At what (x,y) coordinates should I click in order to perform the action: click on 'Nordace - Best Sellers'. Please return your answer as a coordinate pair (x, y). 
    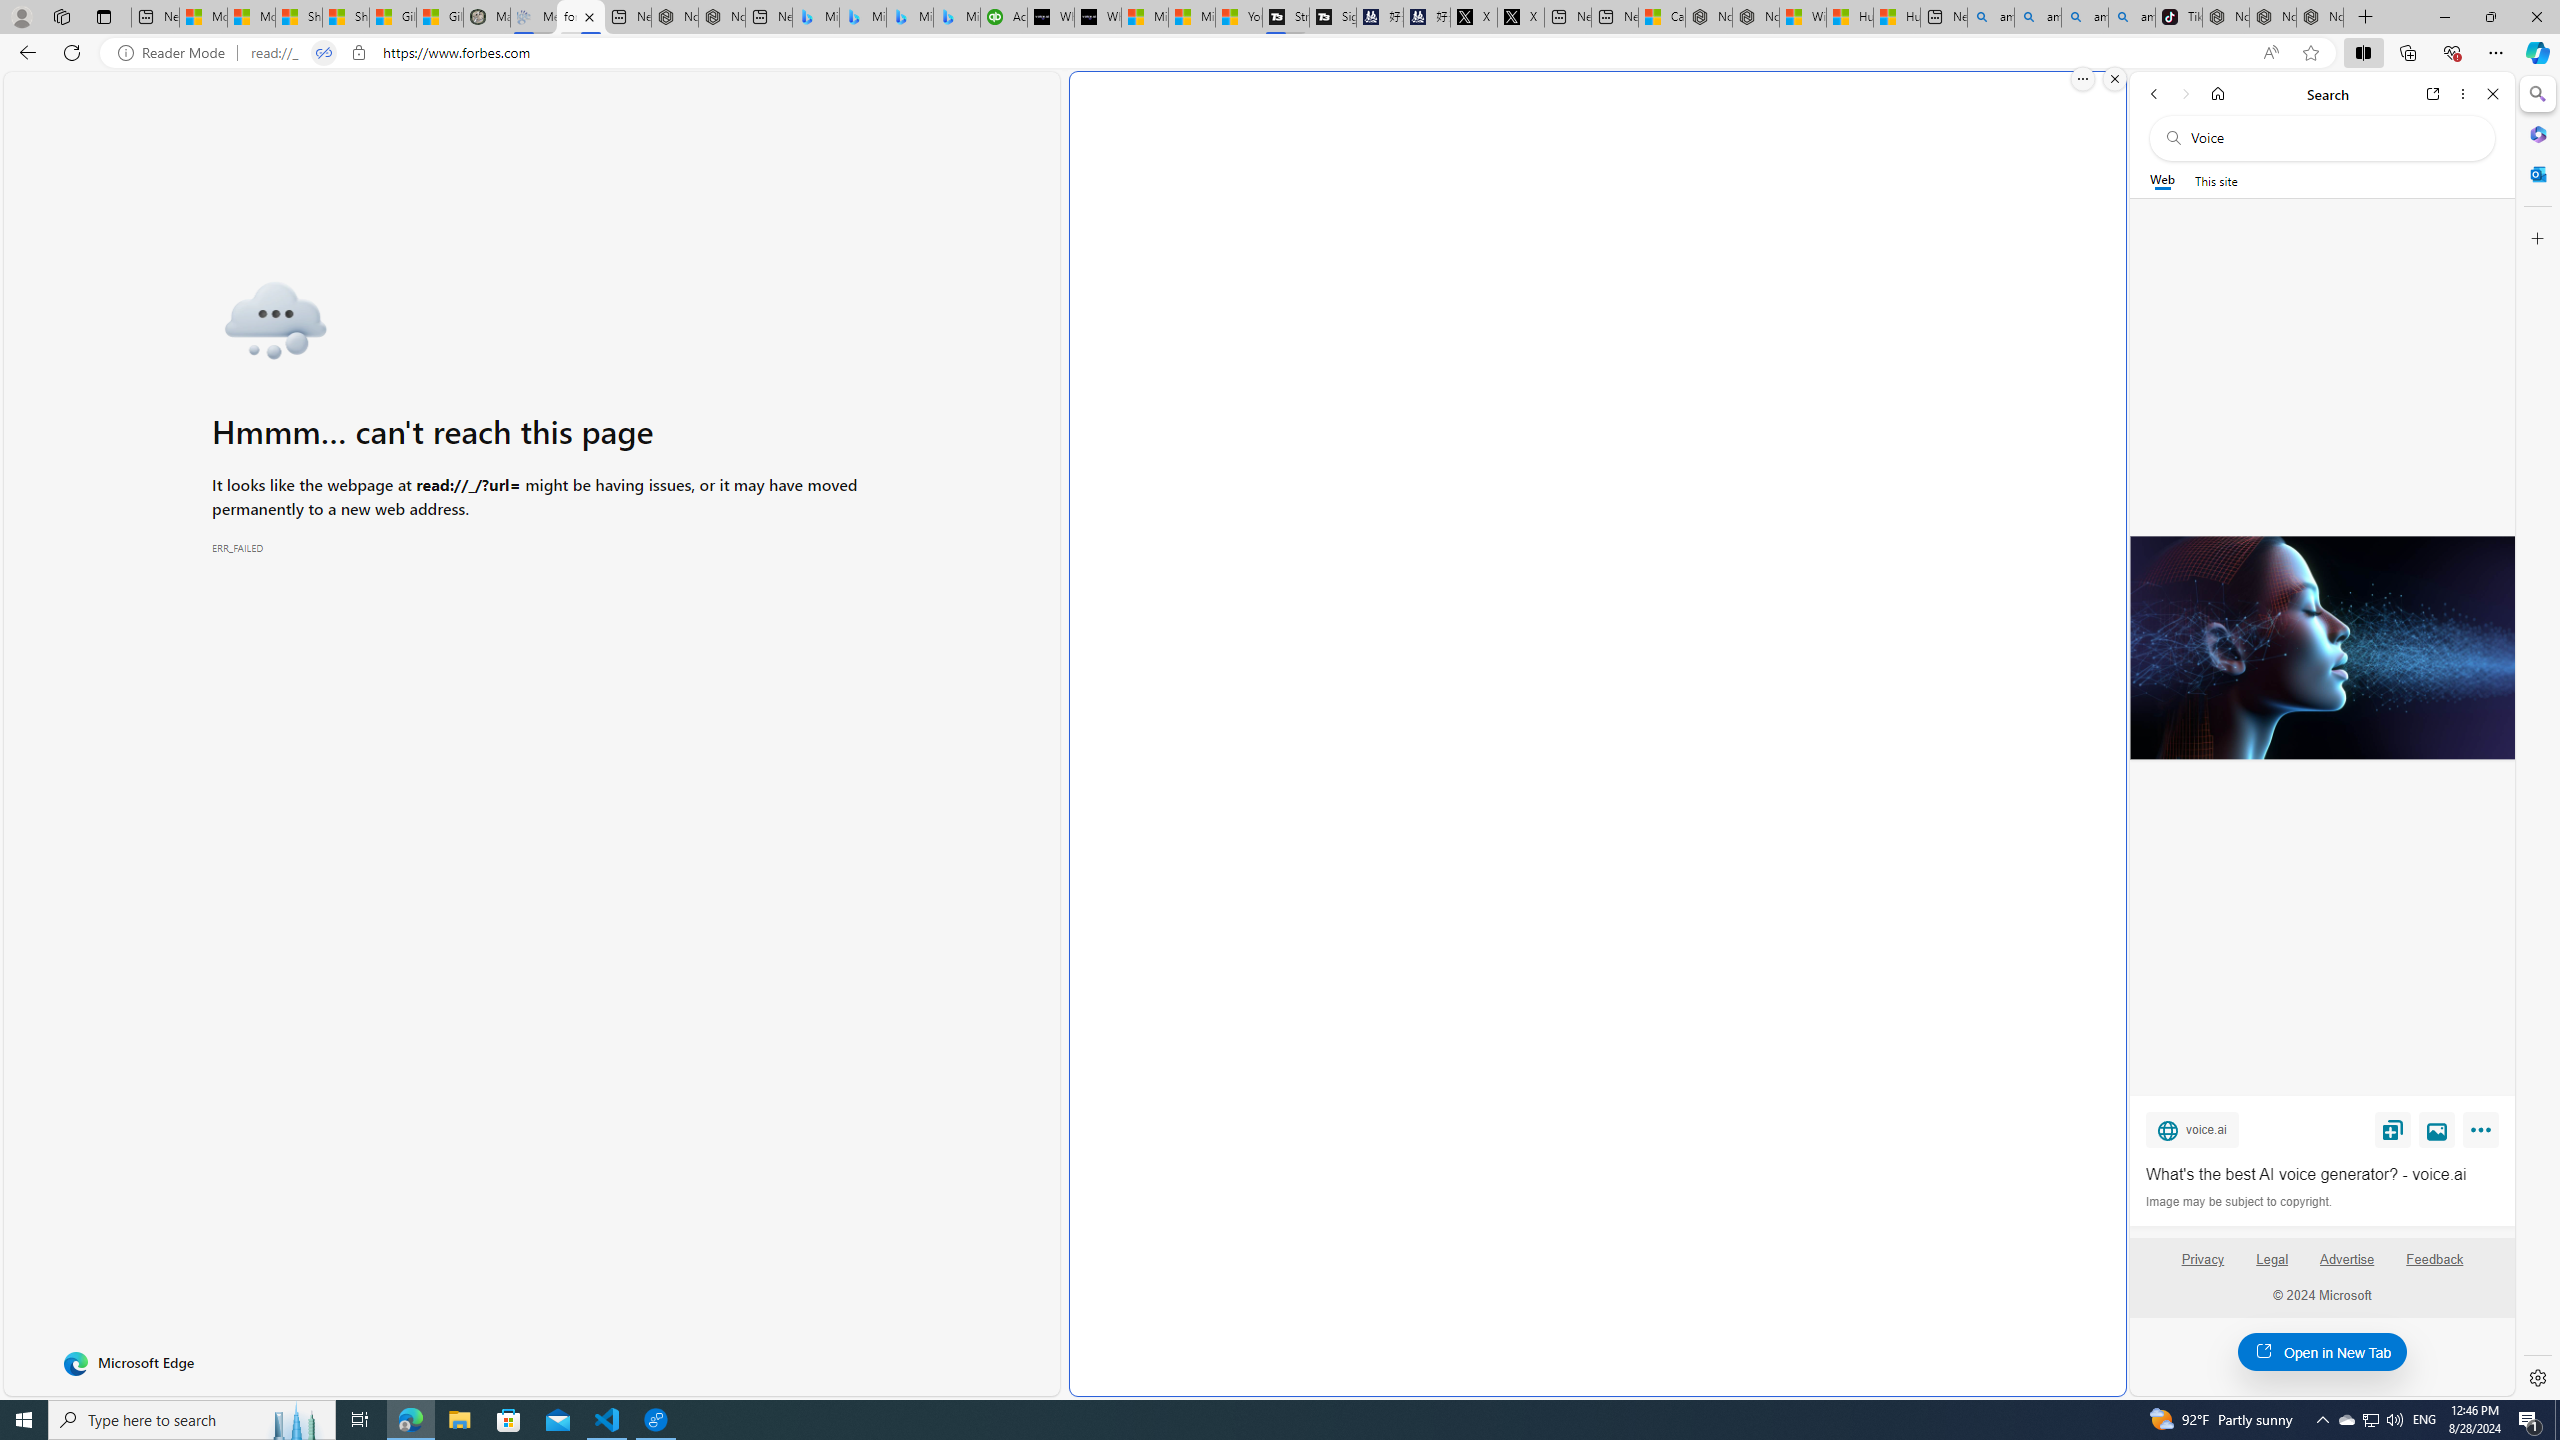
    Looking at the image, I should click on (2225, 16).